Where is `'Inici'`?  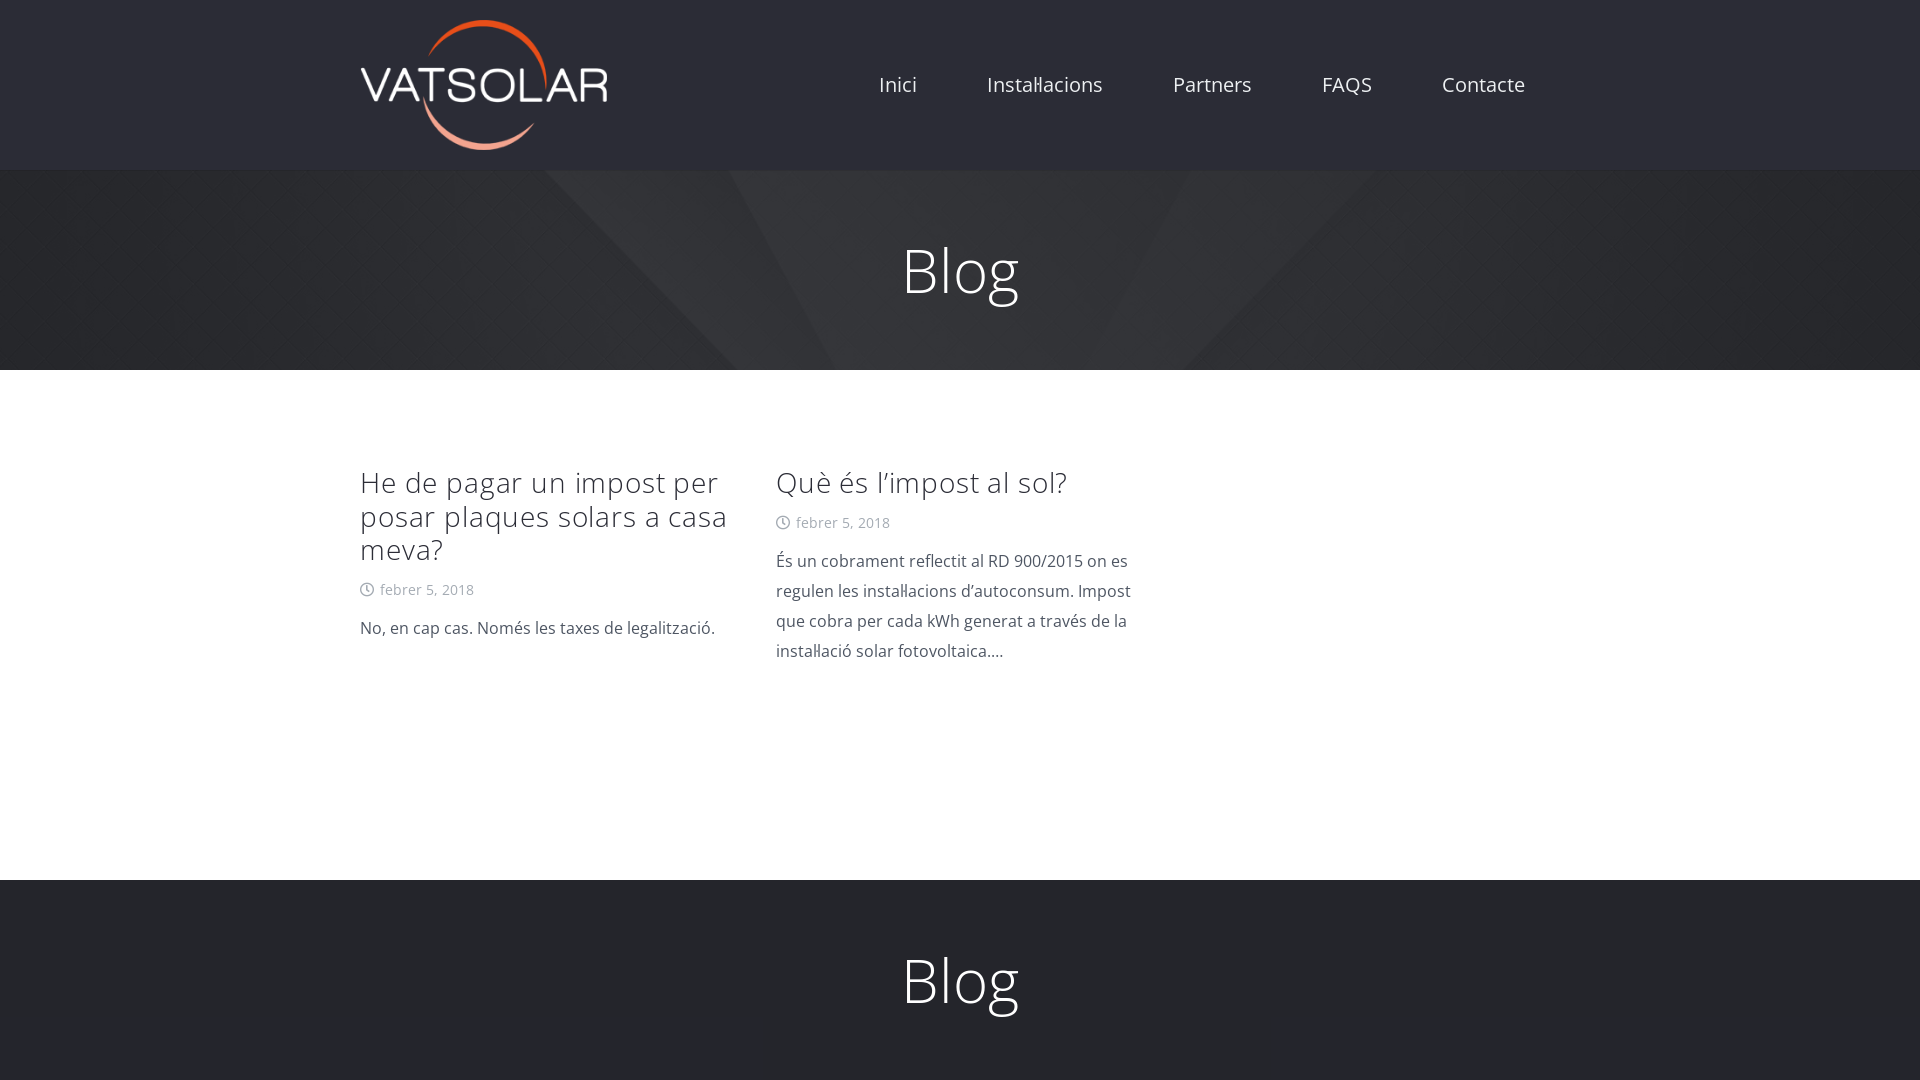
'Inici' is located at coordinates (844, 83).